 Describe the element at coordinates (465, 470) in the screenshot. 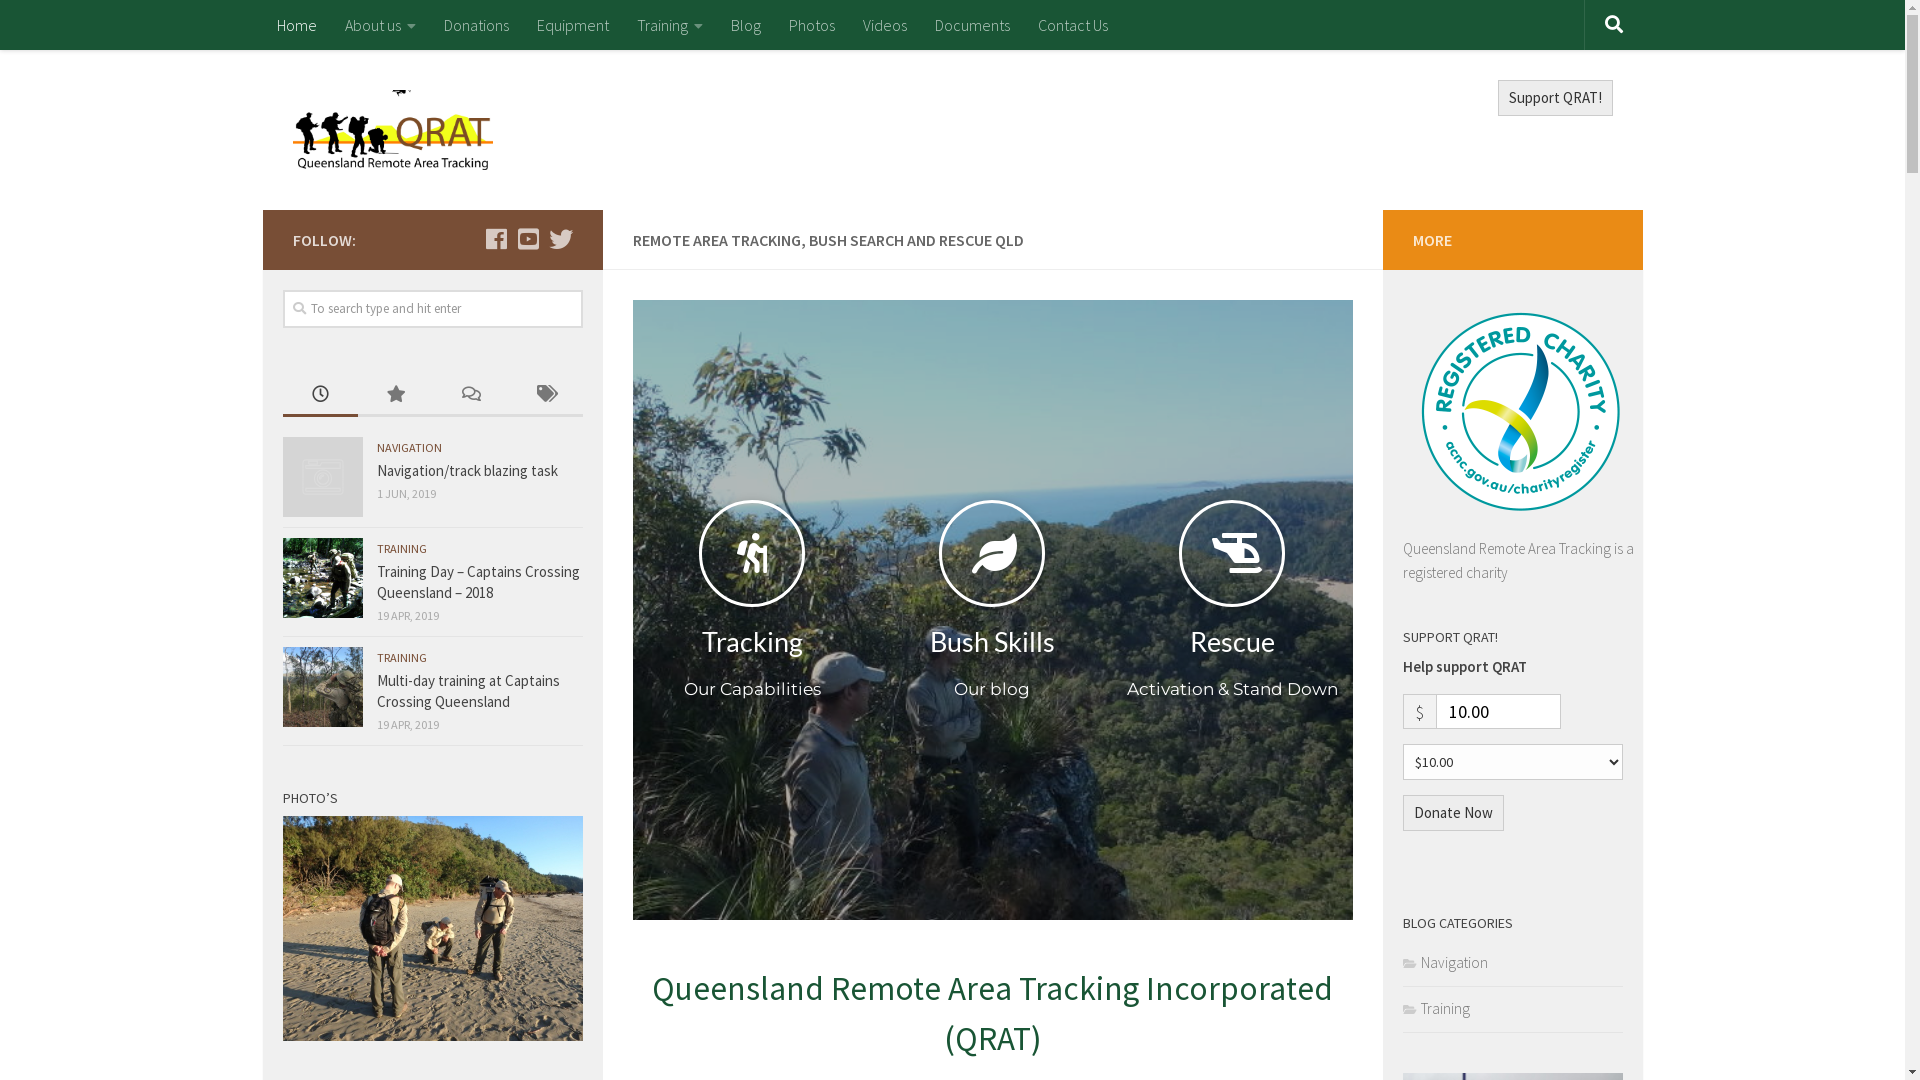

I see `'Navigation/track blazing task'` at that location.